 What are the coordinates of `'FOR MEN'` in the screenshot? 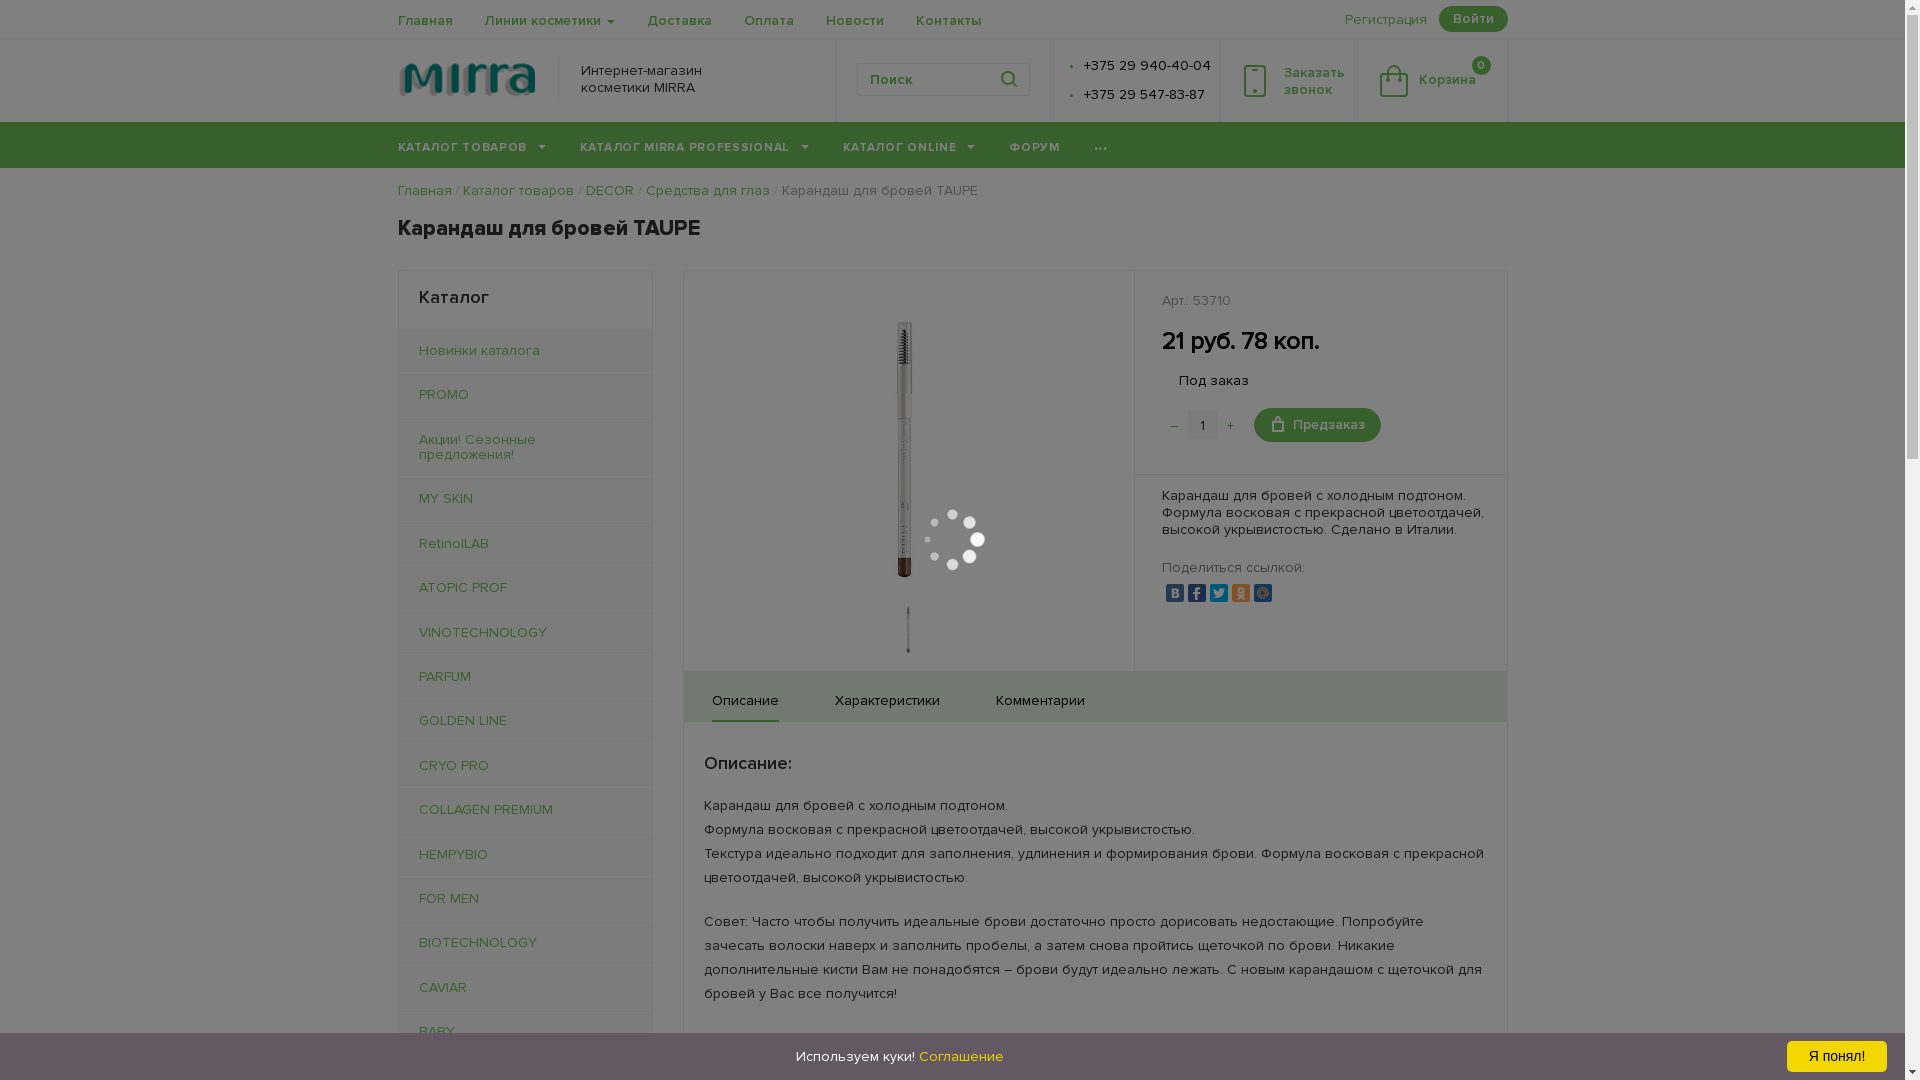 It's located at (524, 897).